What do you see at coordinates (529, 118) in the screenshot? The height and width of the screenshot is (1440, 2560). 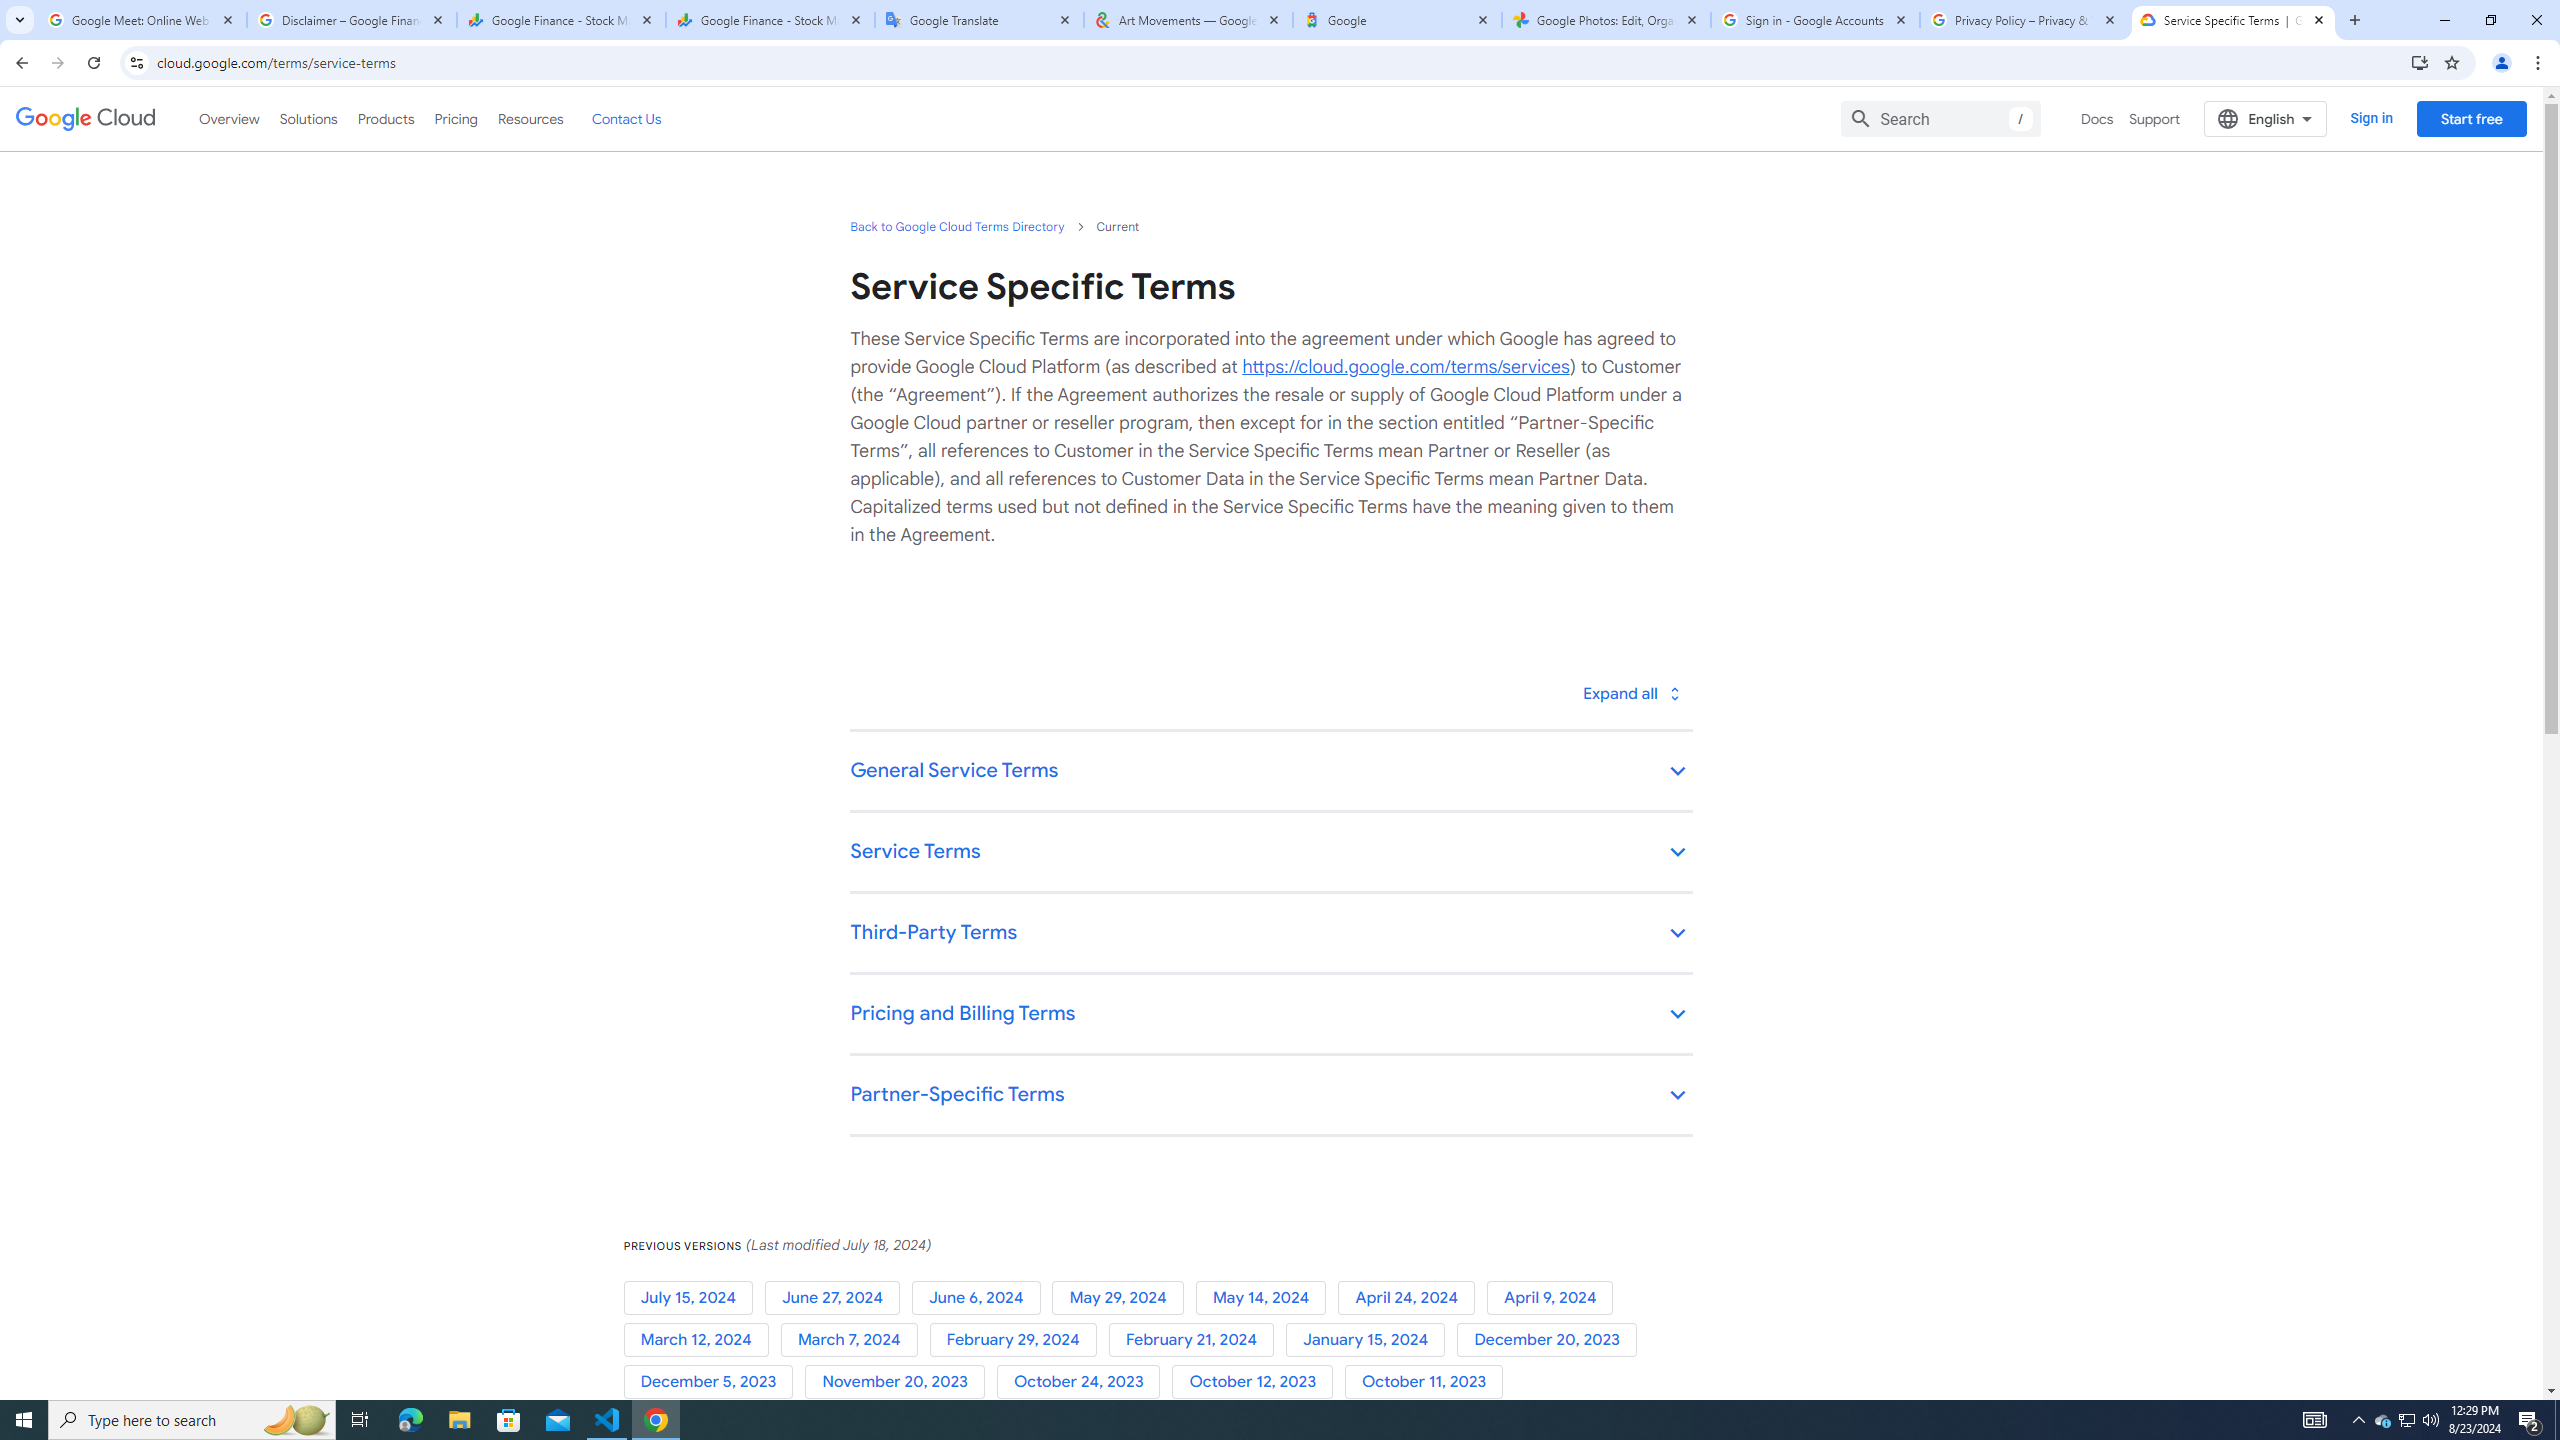 I see `'Resources'` at bounding box center [529, 118].